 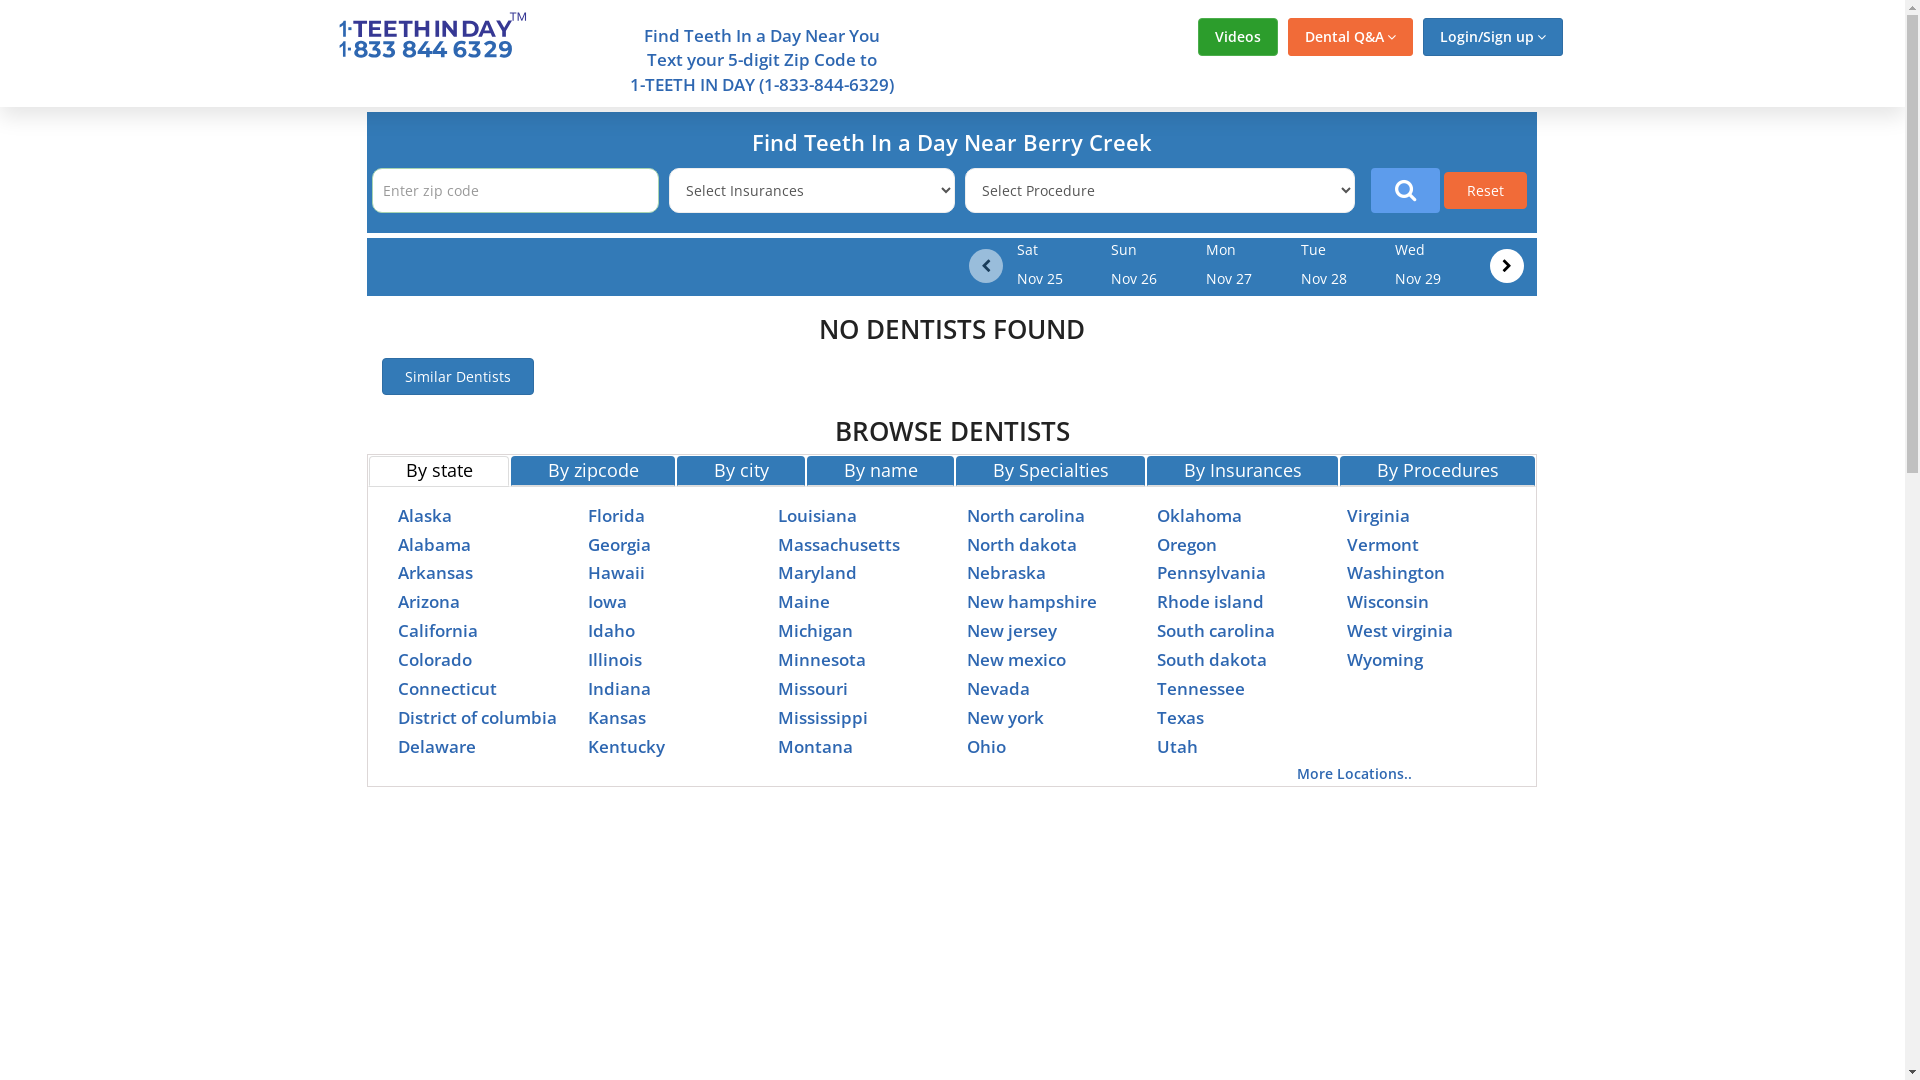 What do you see at coordinates (424, 514) in the screenshot?
I see `'Alaska'` at bounding box center [424, 514].